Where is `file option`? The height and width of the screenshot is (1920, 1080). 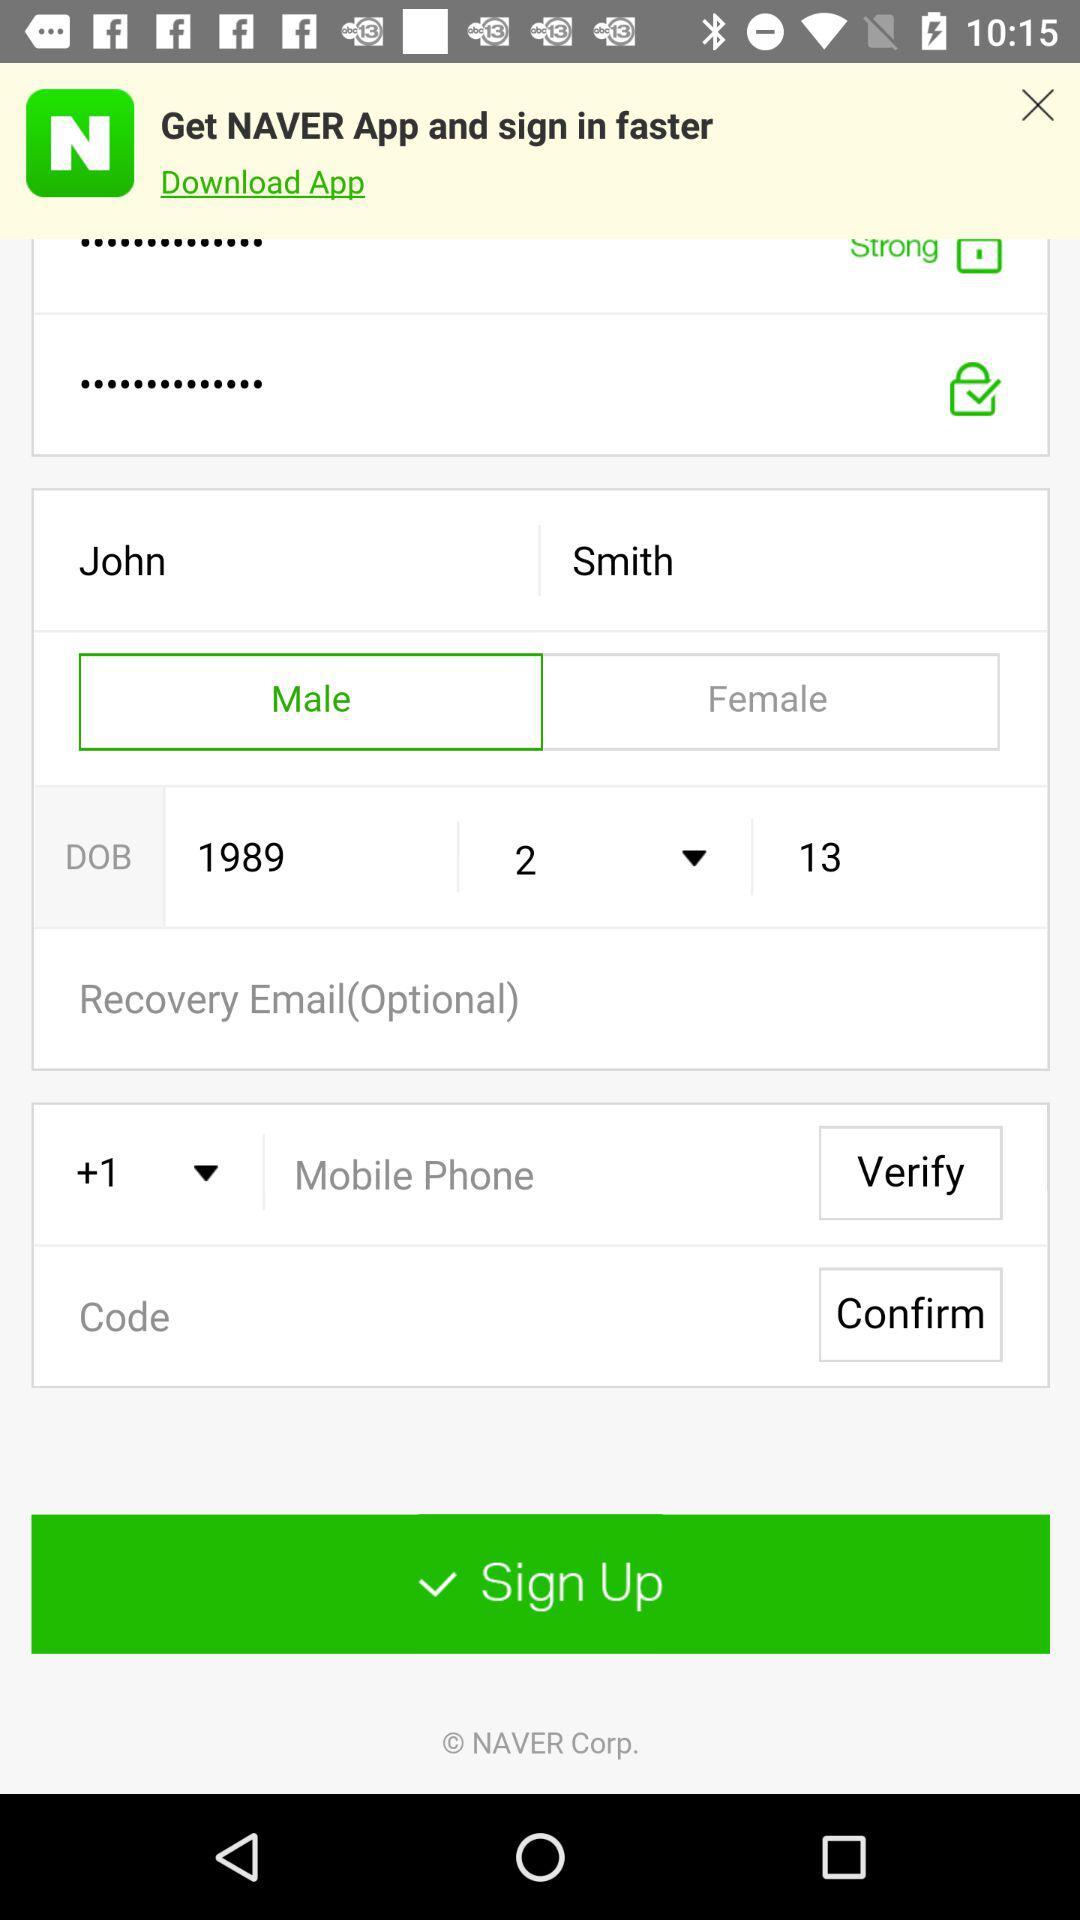 file option is located at coordinates (540, 1016).